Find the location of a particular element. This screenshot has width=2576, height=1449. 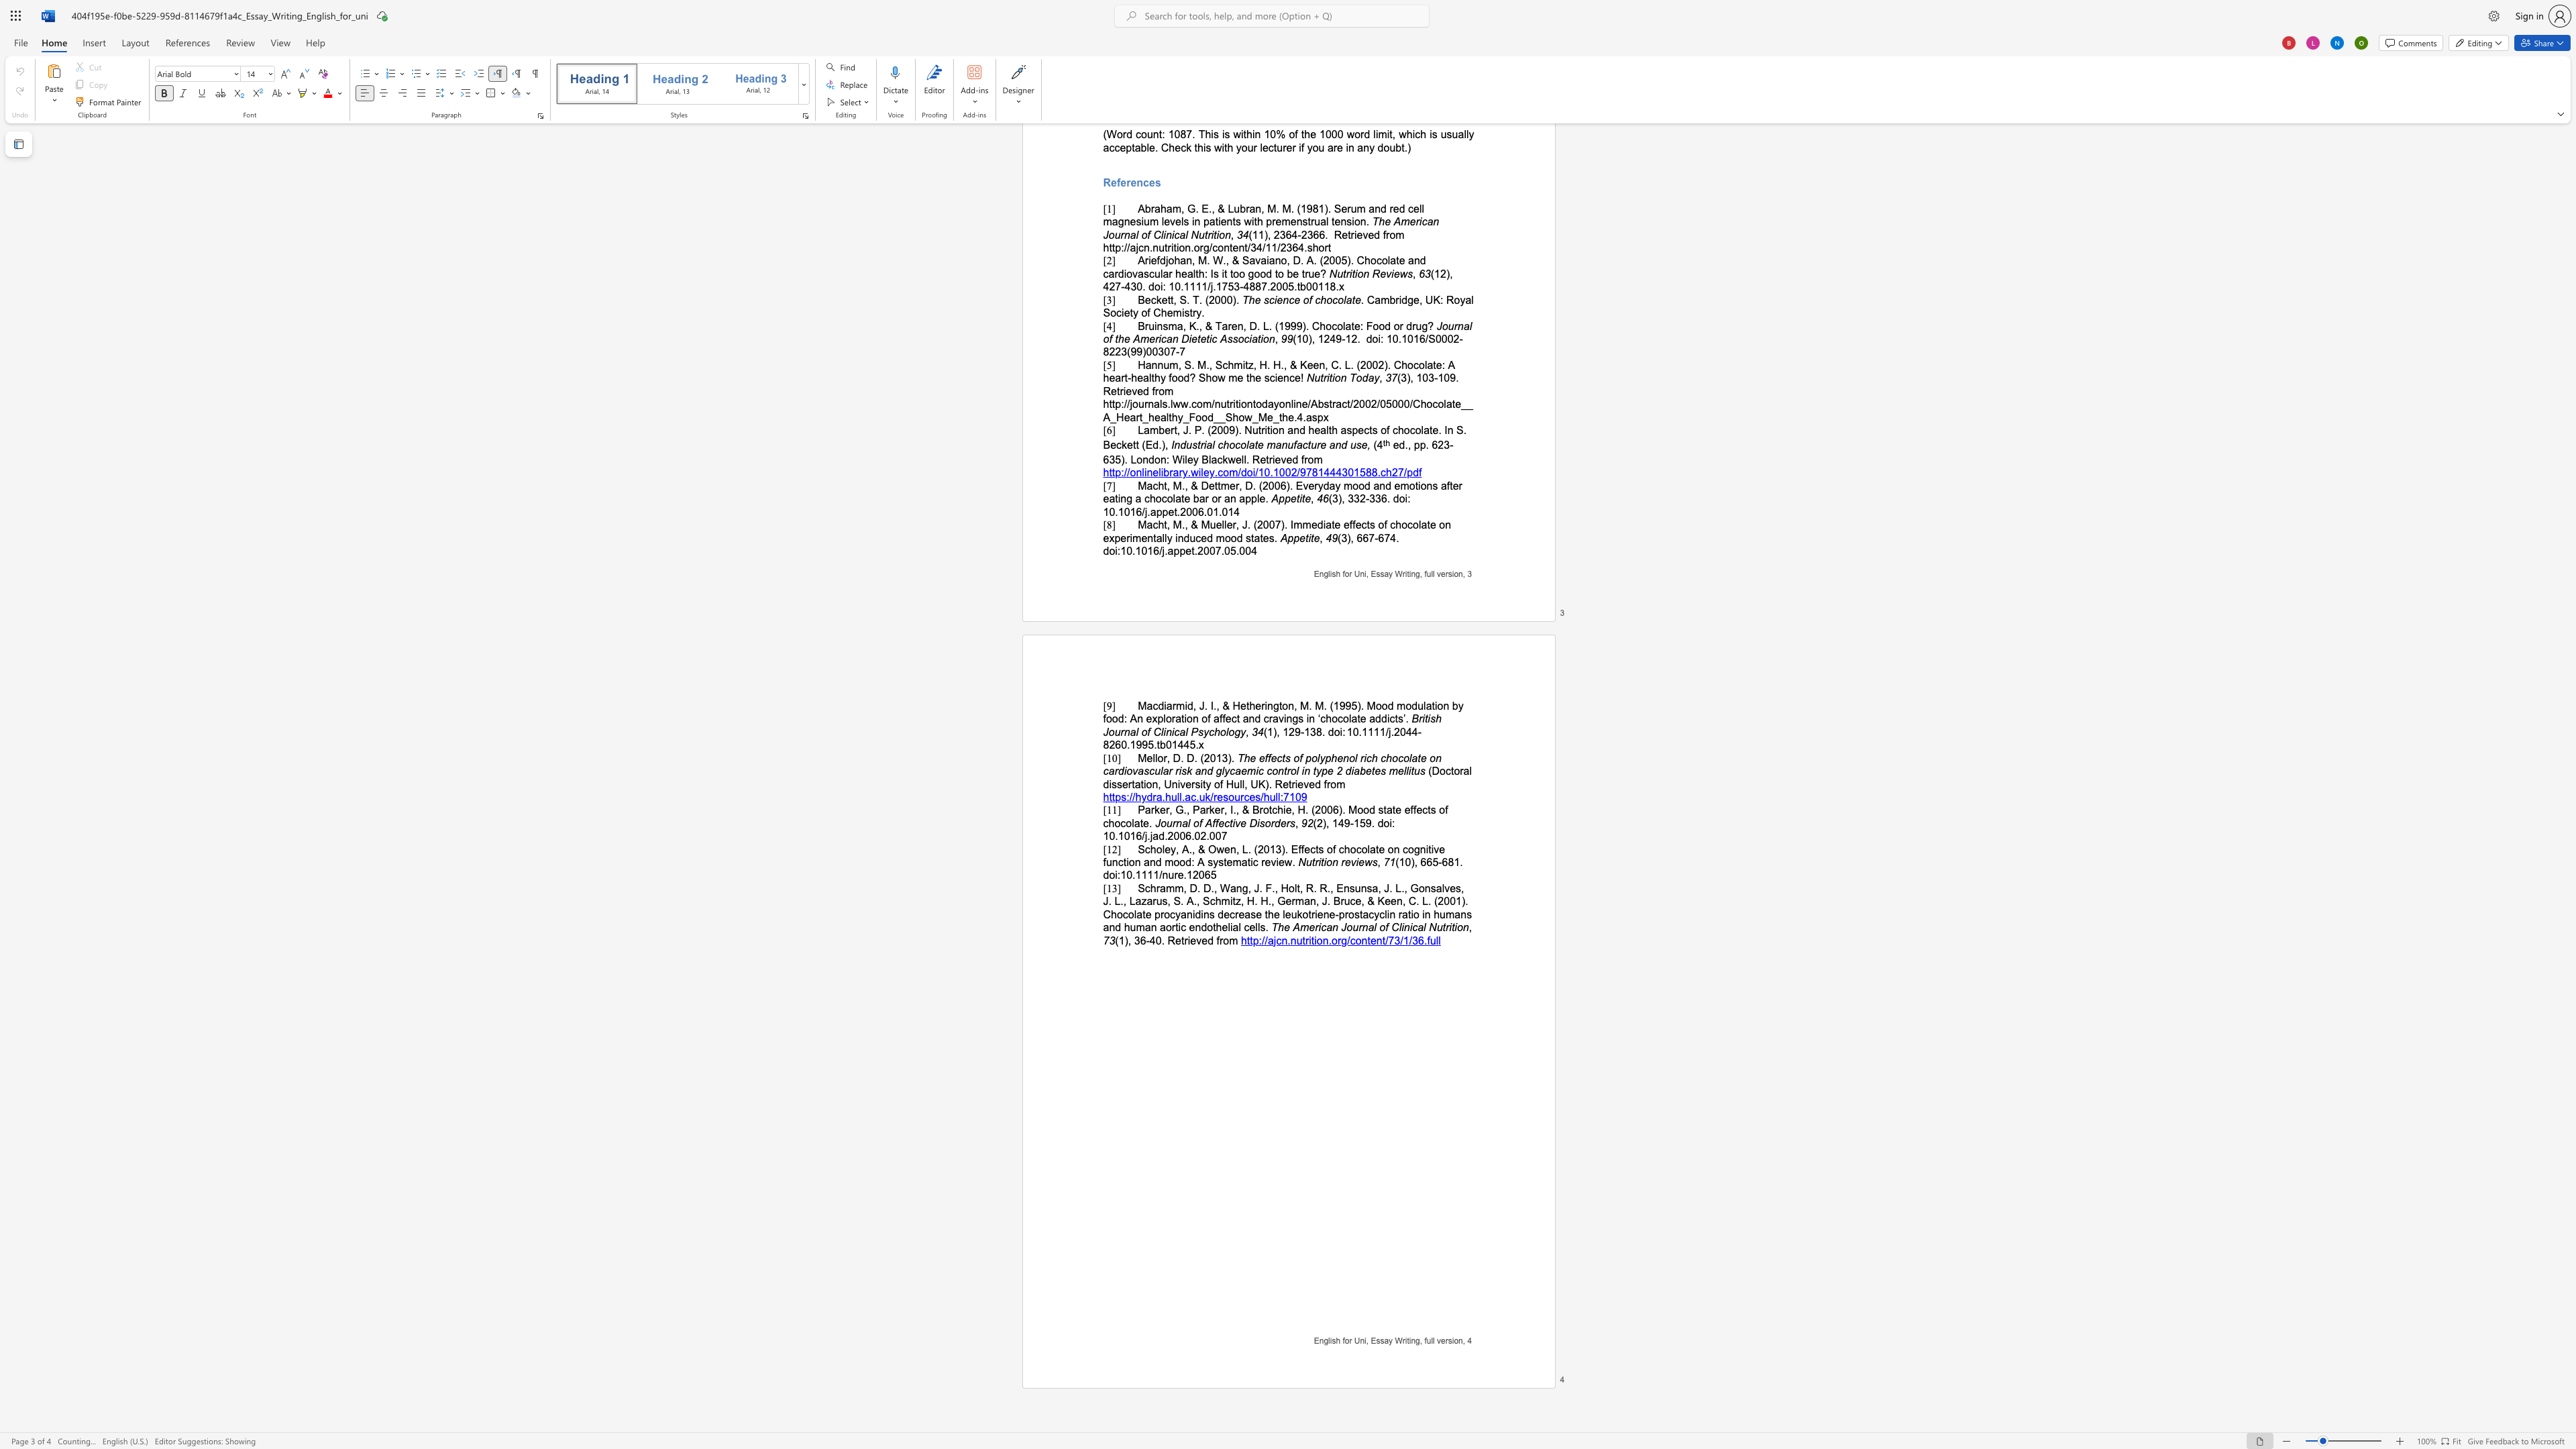

the 1th character "H" in the text is located at coordinates (1230, 783).